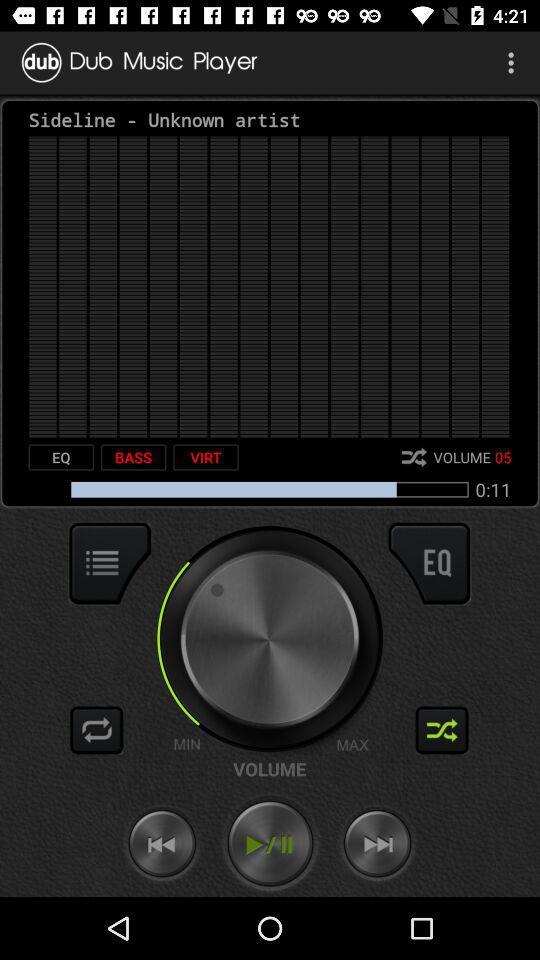 The width and height of the screenshot is (540, 960). Describe the element at coordinates (513, 62) in the screenshot. I see `the item at the top right corner` at that location.